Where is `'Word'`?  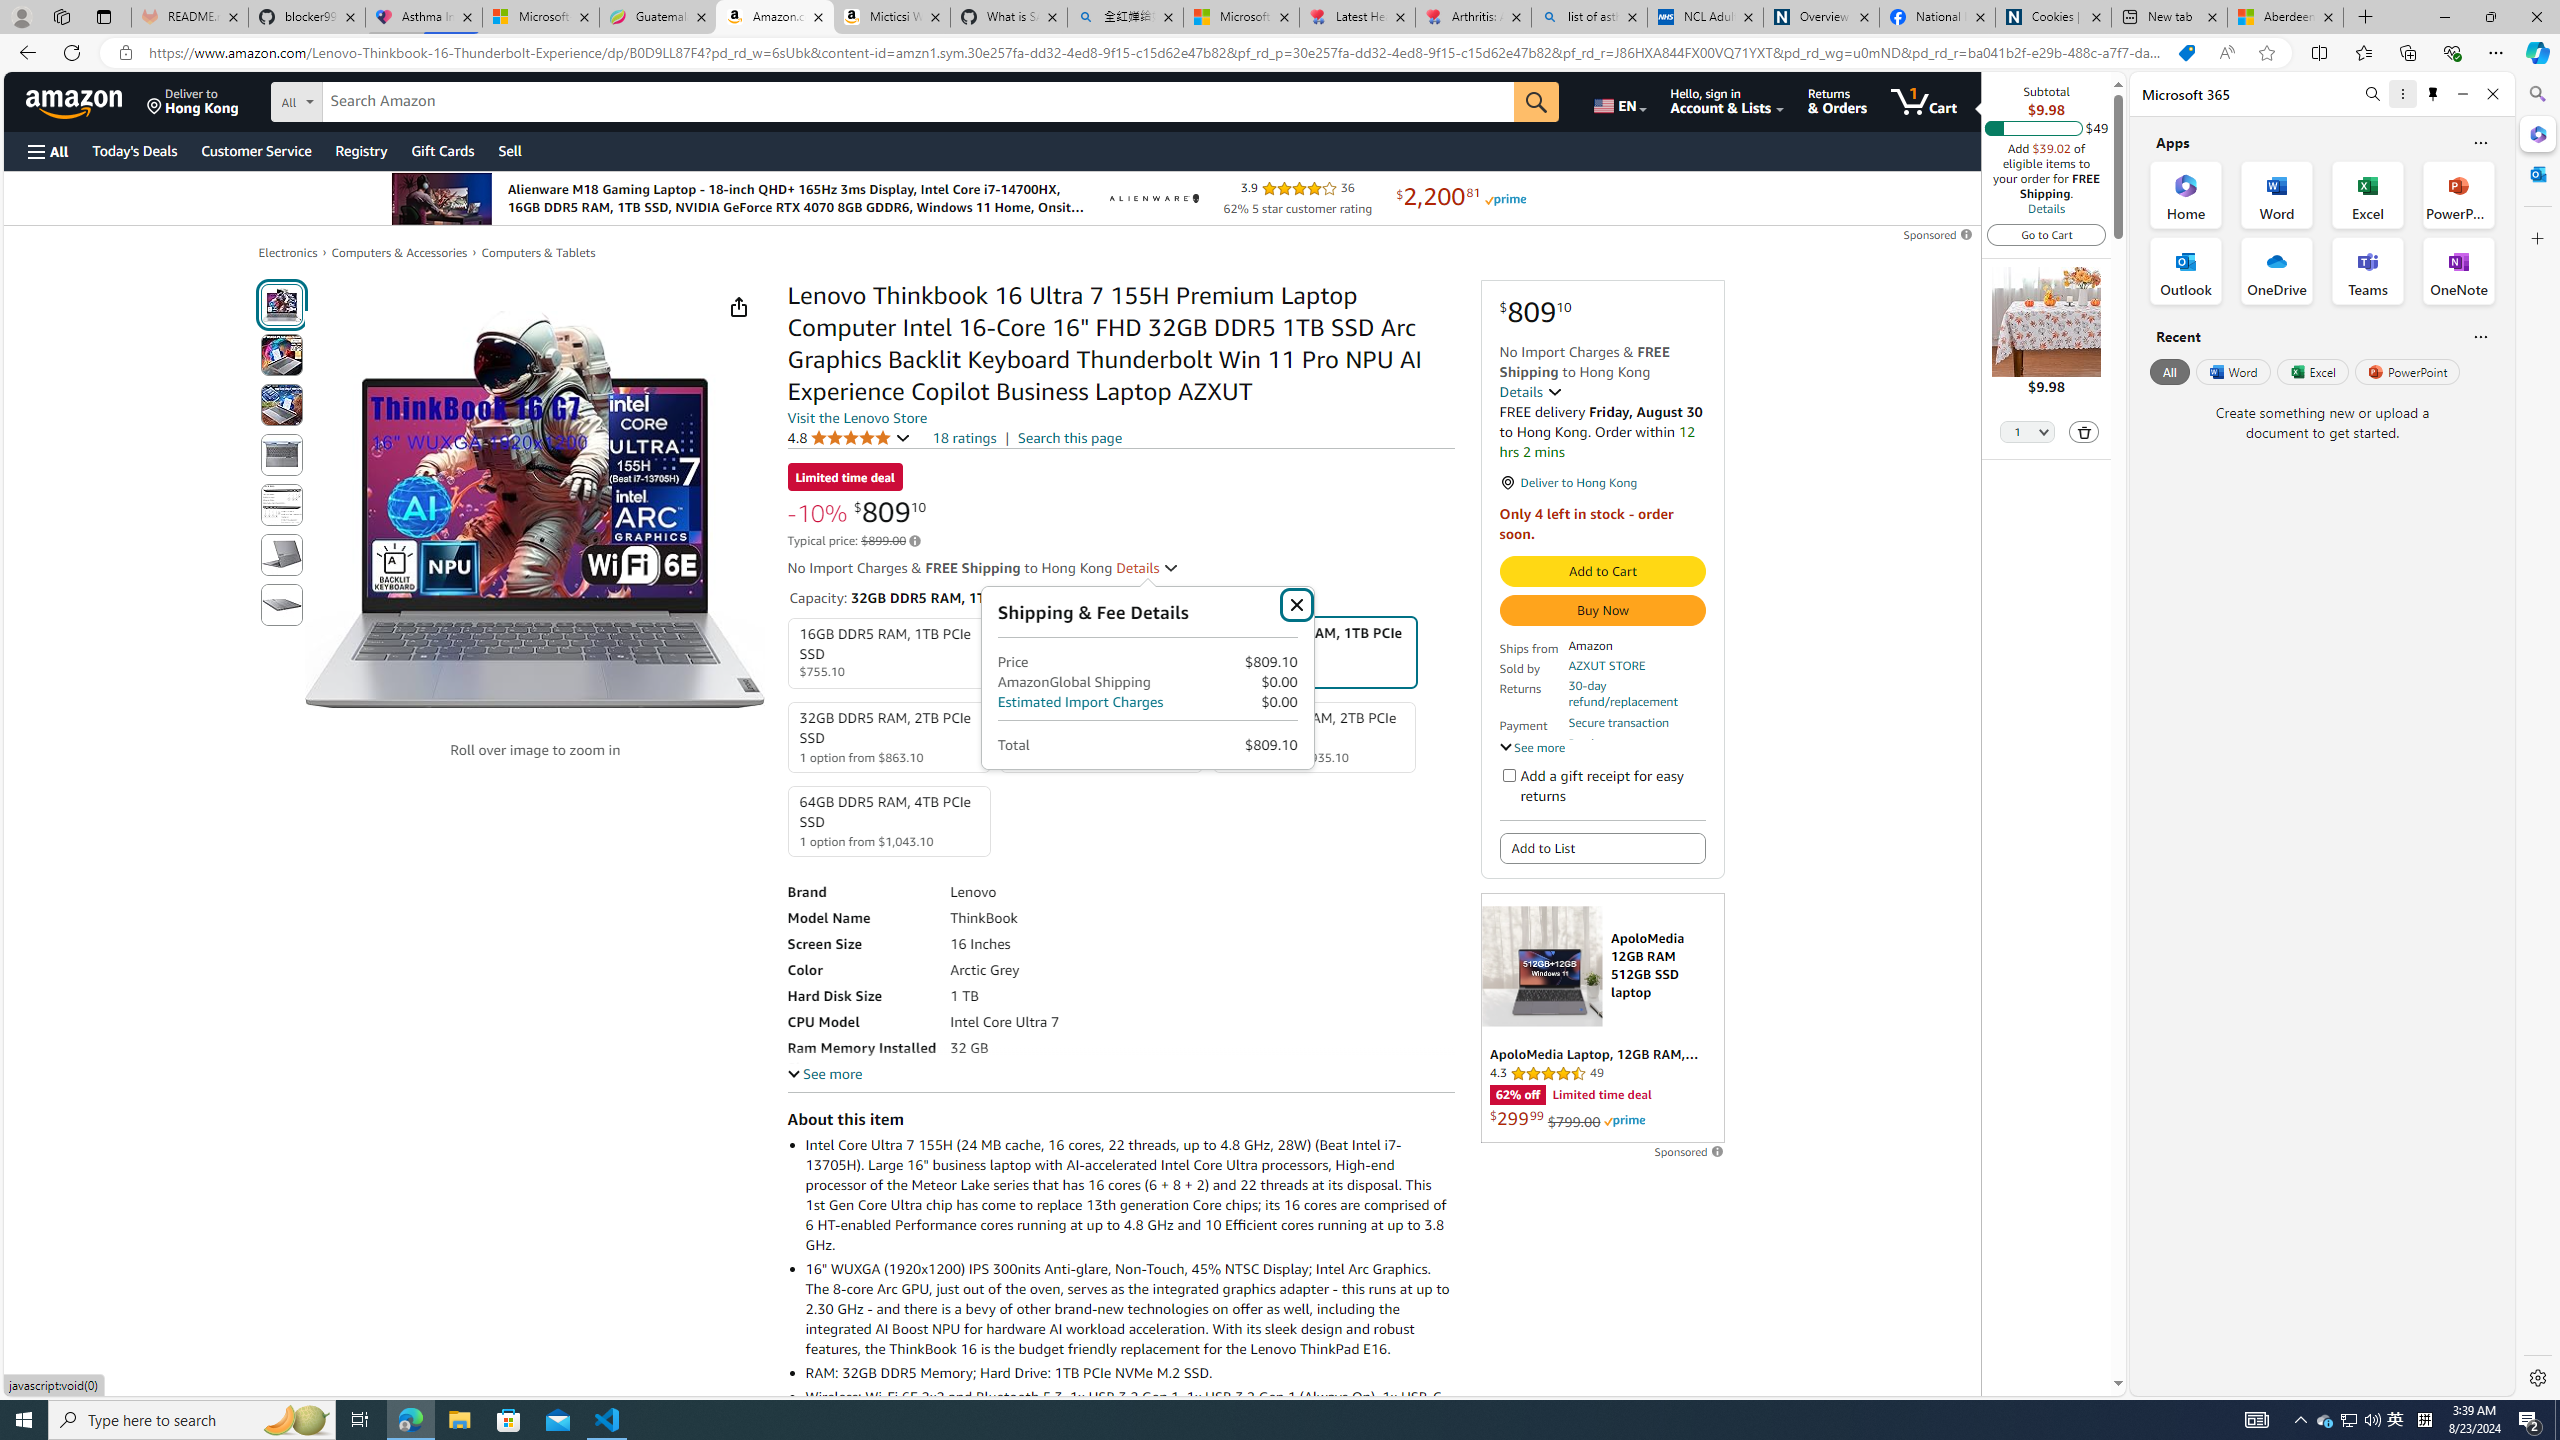 'Word' is located at coordinates (2231, 371).